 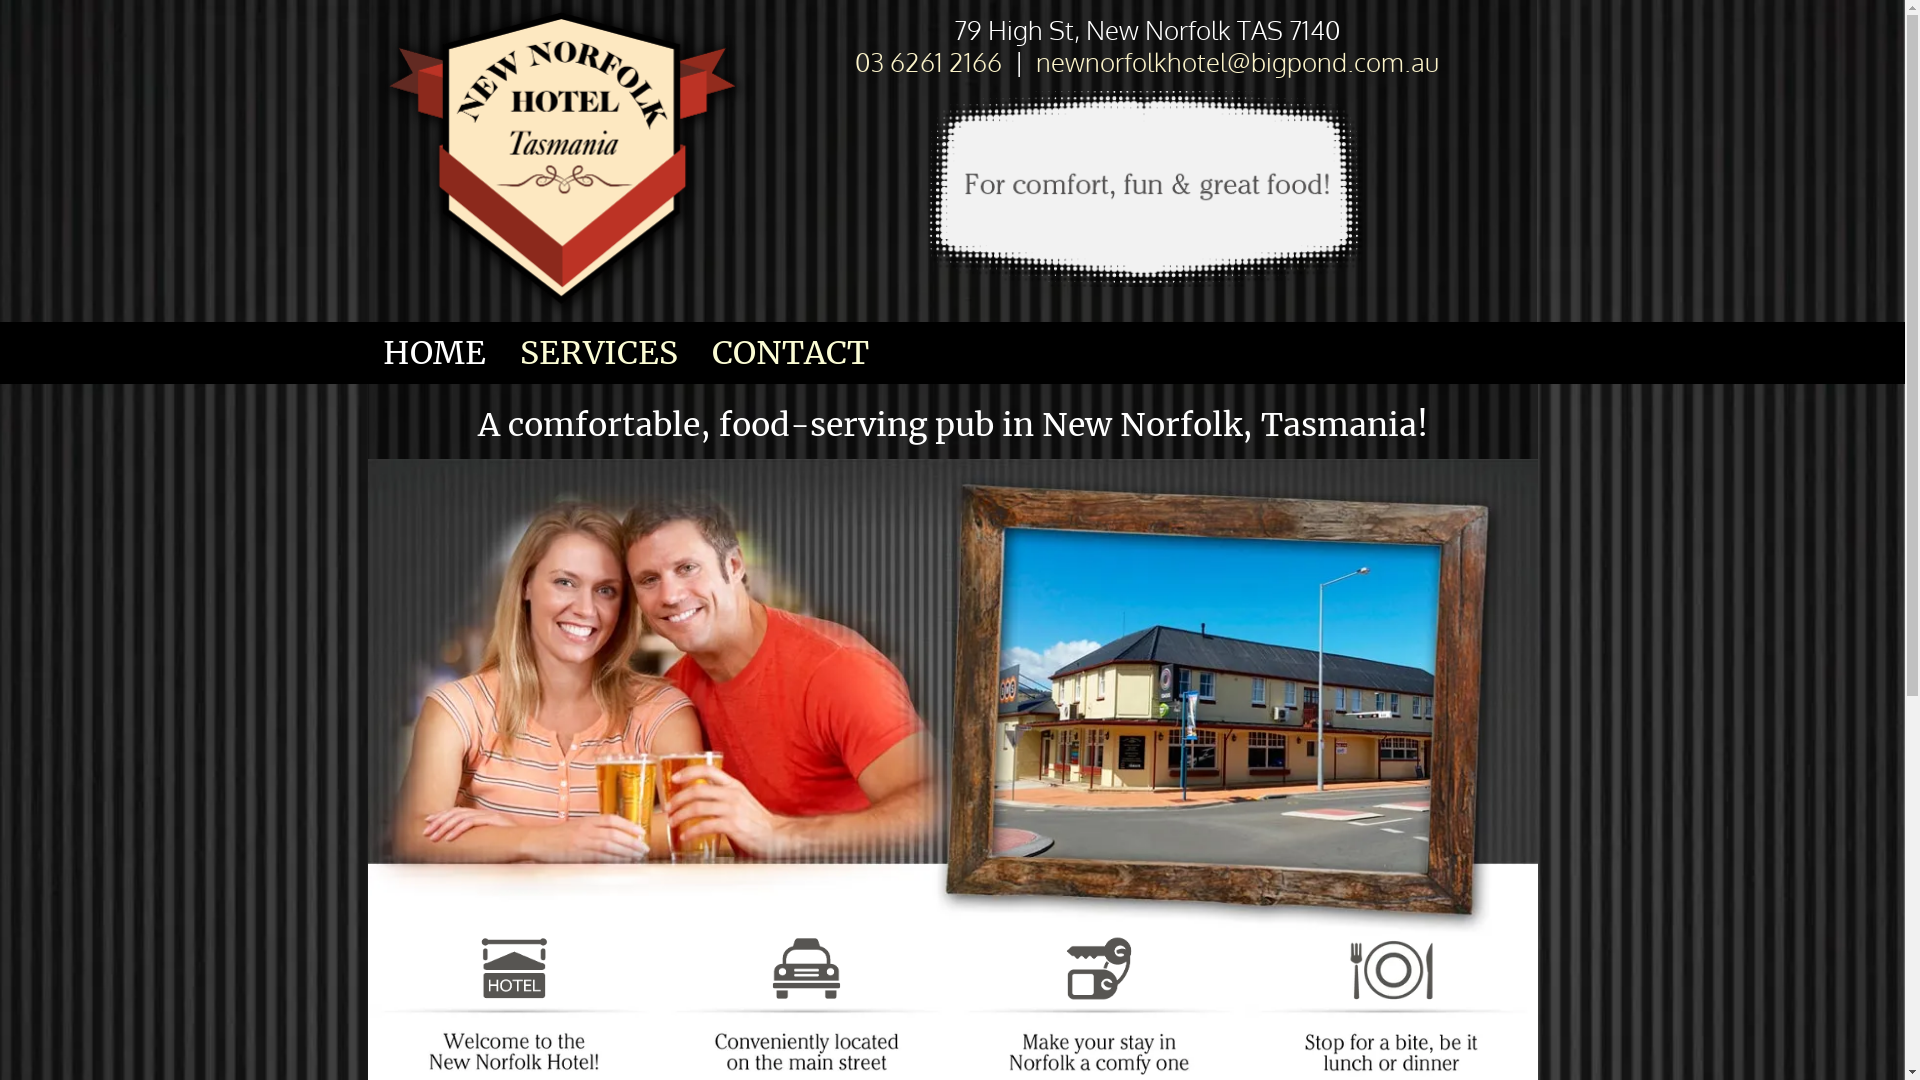 I want to click on 'homely comfort at excellent rates,- in New Norfolk, Tasmania', so click(x=514, y=969).